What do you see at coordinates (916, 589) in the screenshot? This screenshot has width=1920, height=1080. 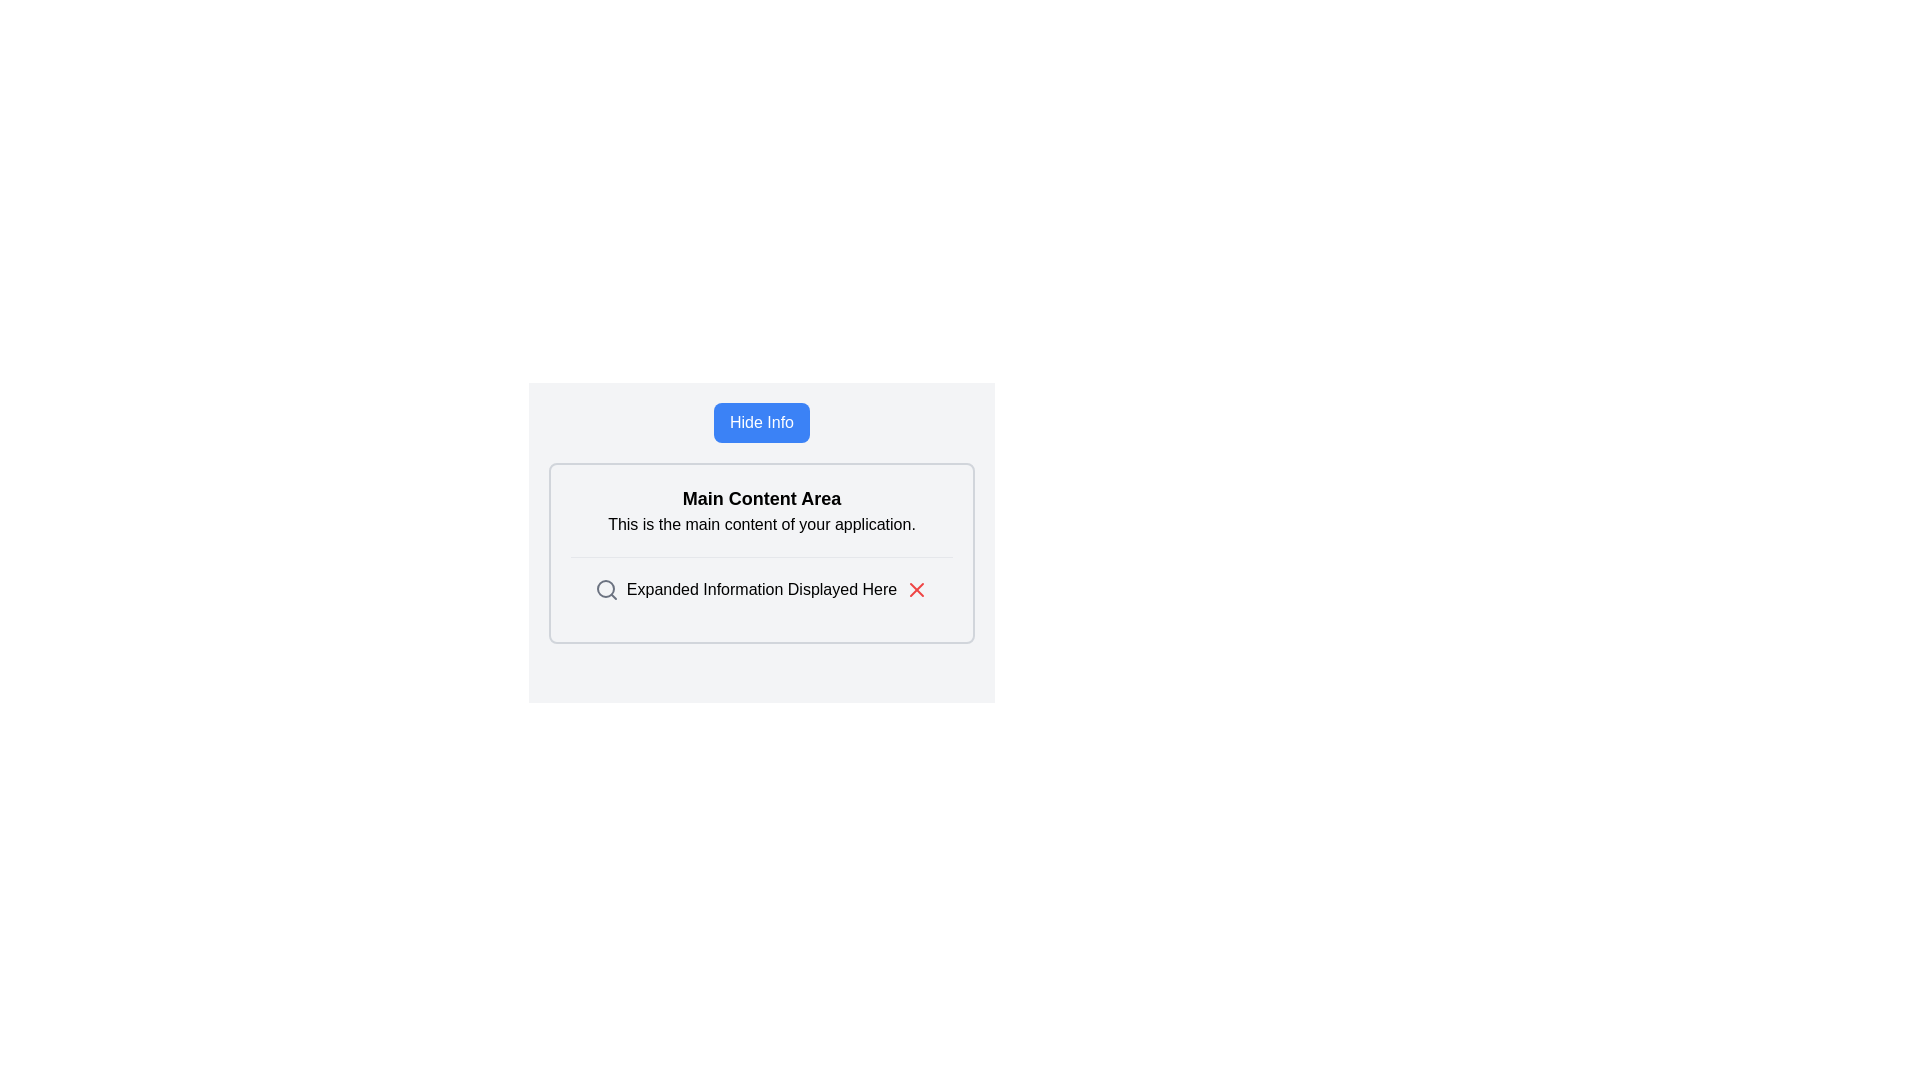 I see `the red 'X' icon located at the top right corner of the label 'Expanded Information Displayed Here'` at bounding box center [916, 589].